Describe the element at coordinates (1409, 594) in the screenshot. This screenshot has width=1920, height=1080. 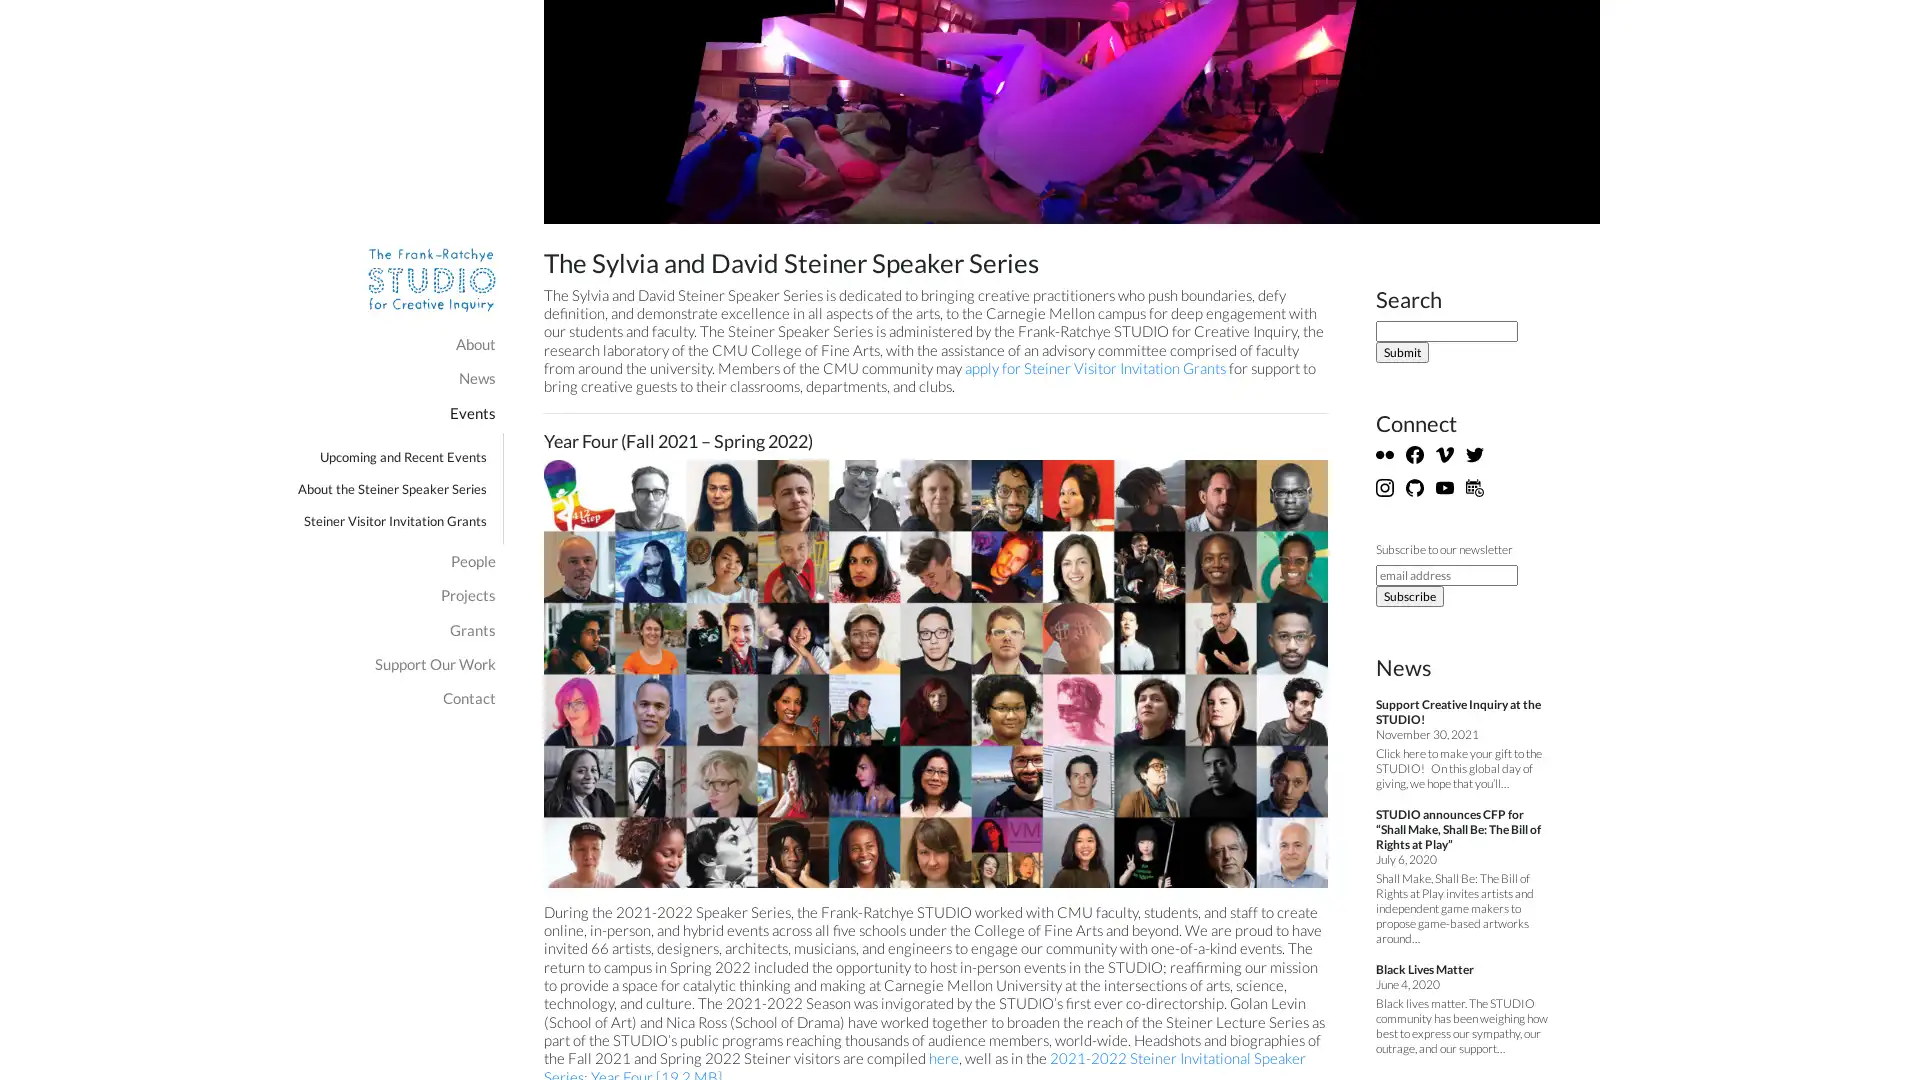
I see `Subscribe` at that location.